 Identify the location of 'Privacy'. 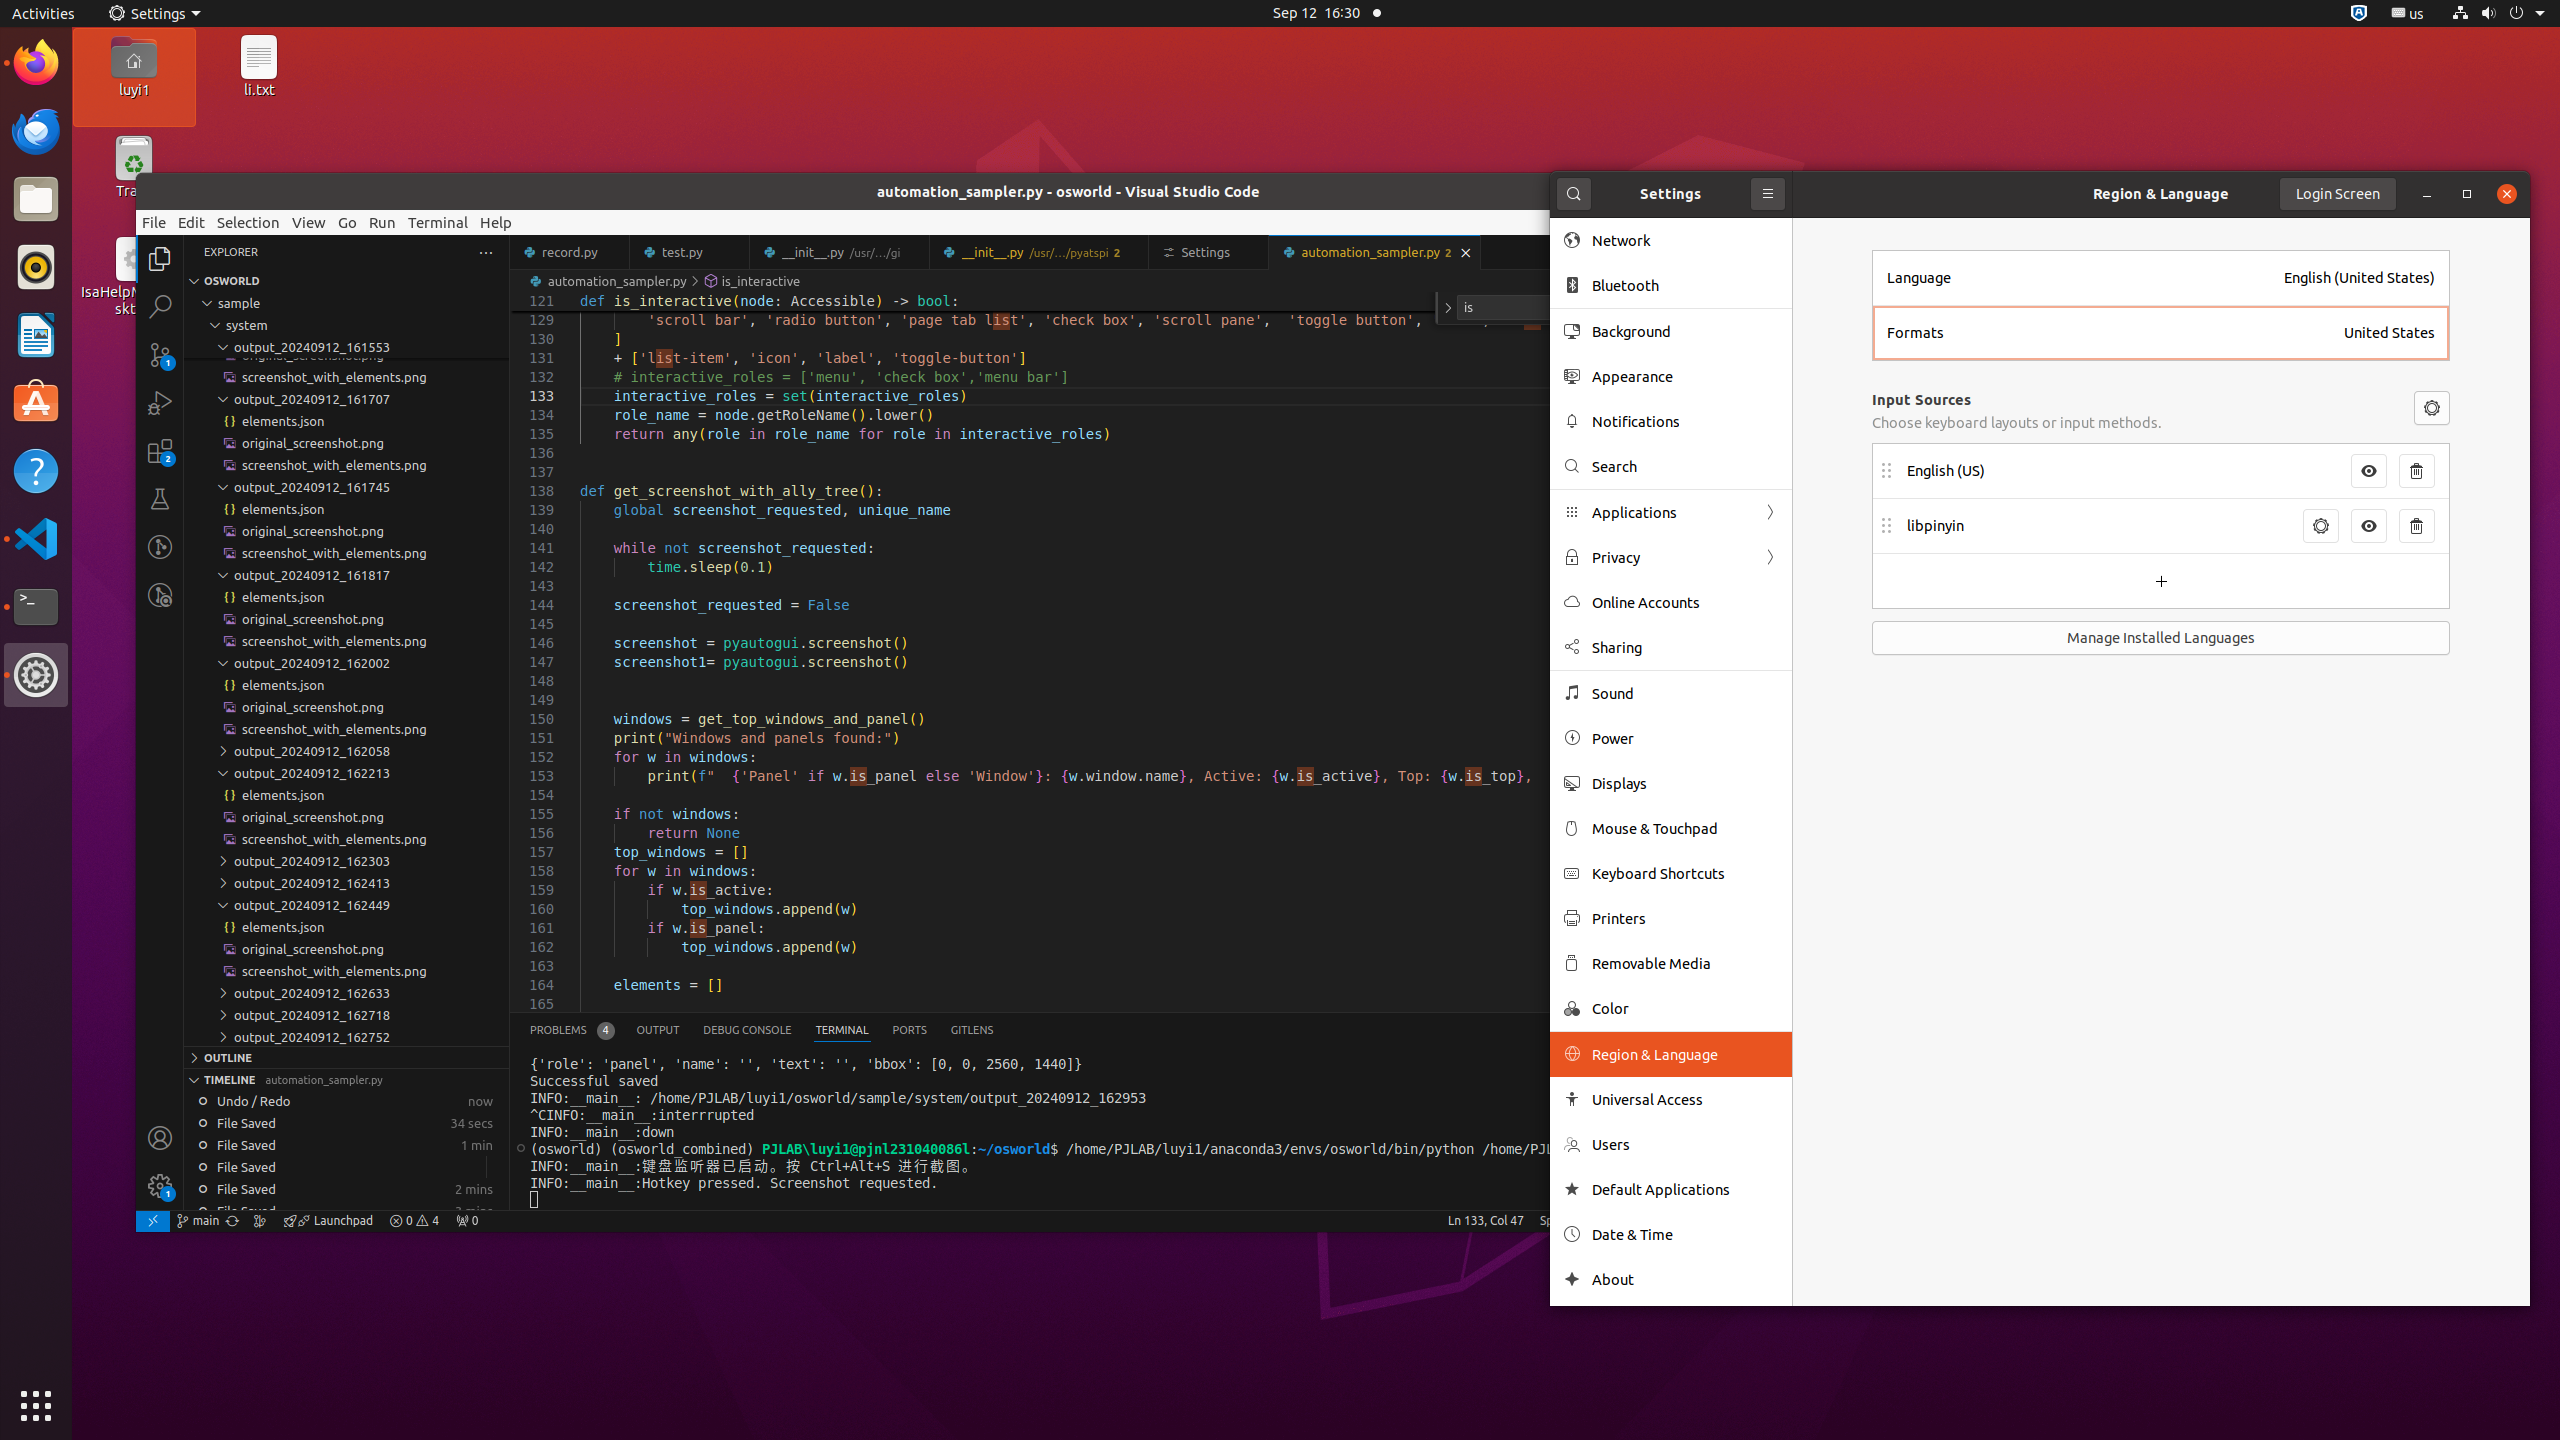
(1670, 556).